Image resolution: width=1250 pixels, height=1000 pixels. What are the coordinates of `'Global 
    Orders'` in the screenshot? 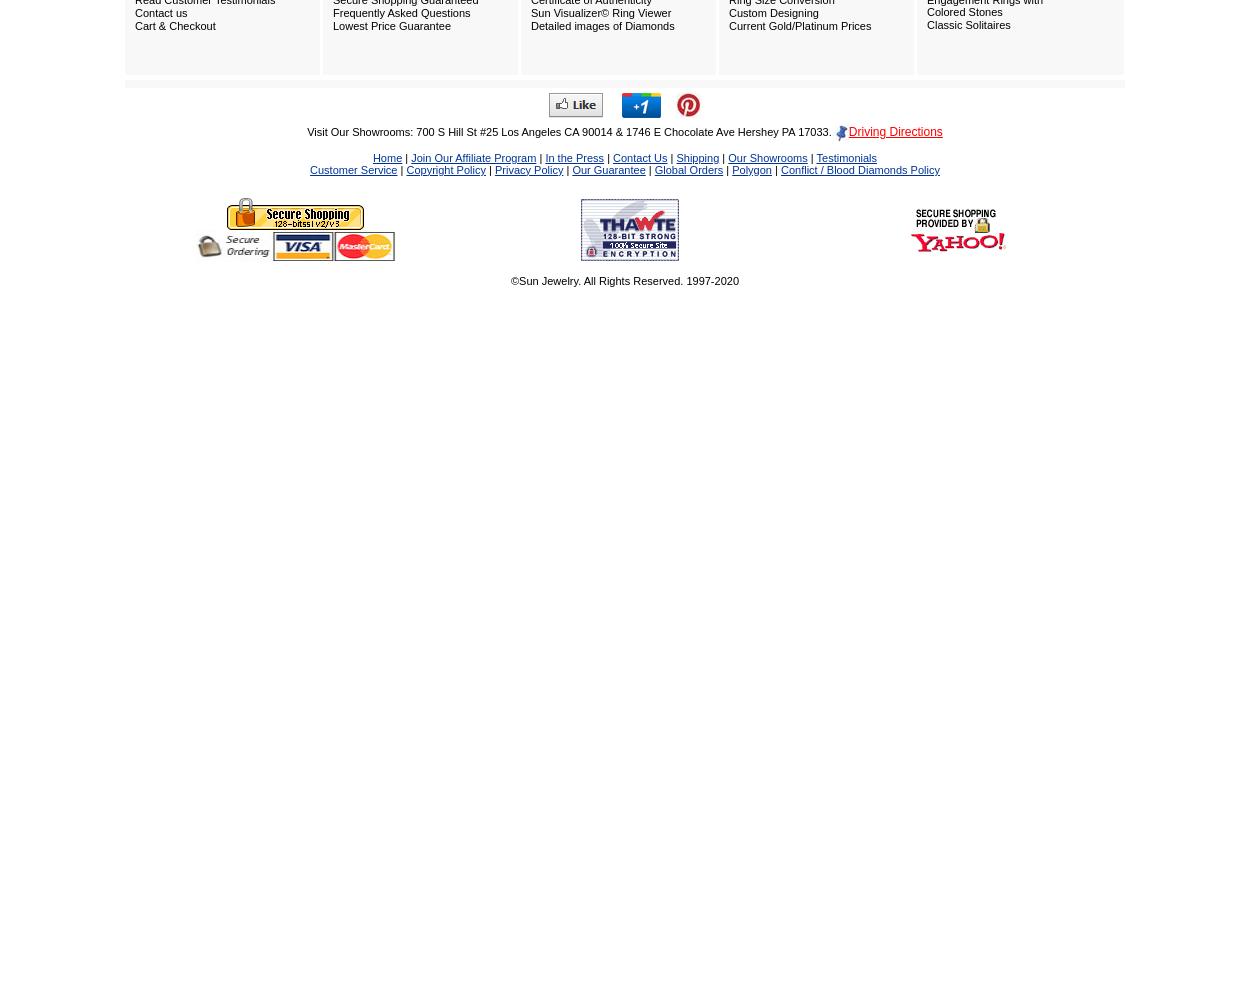 It's located at (688, 169).